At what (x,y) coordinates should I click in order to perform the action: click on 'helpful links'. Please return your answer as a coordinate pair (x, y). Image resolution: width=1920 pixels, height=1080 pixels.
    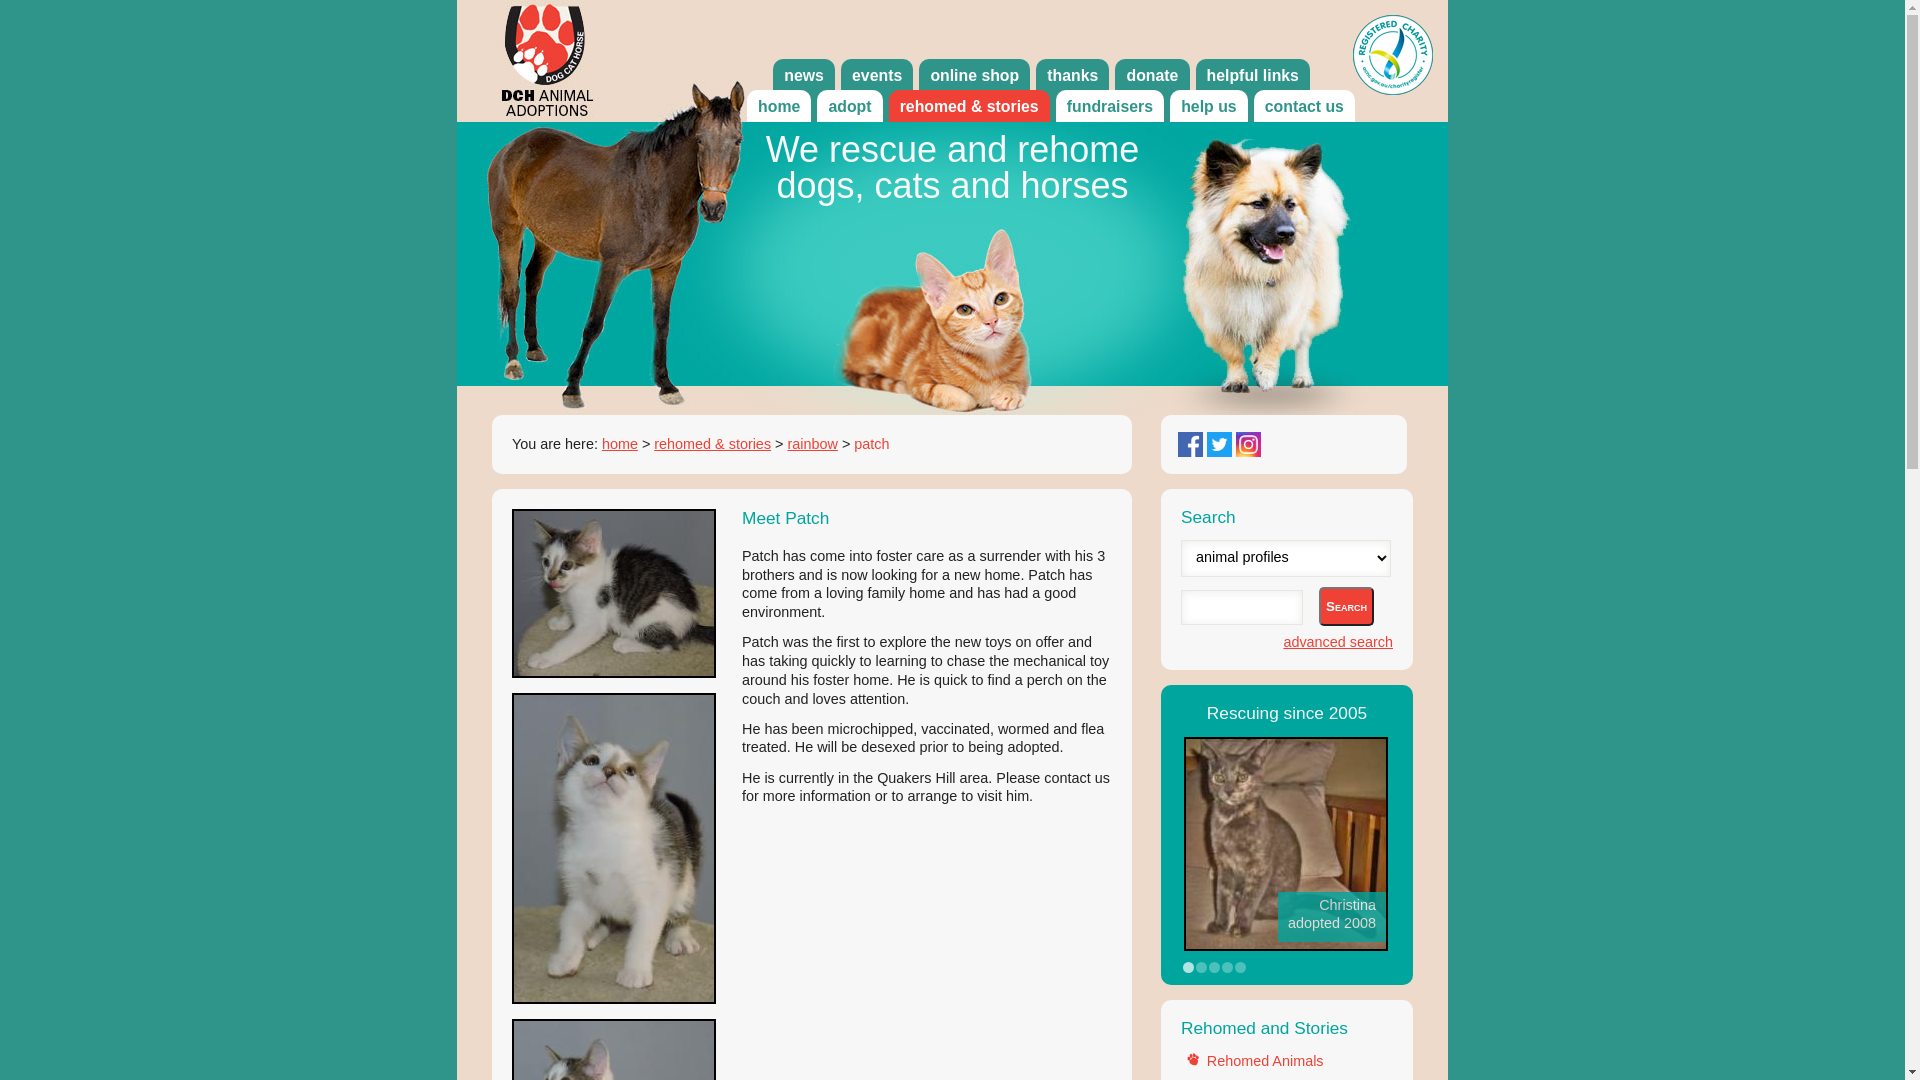
    Looking at the image, I should click on (1252, 75).